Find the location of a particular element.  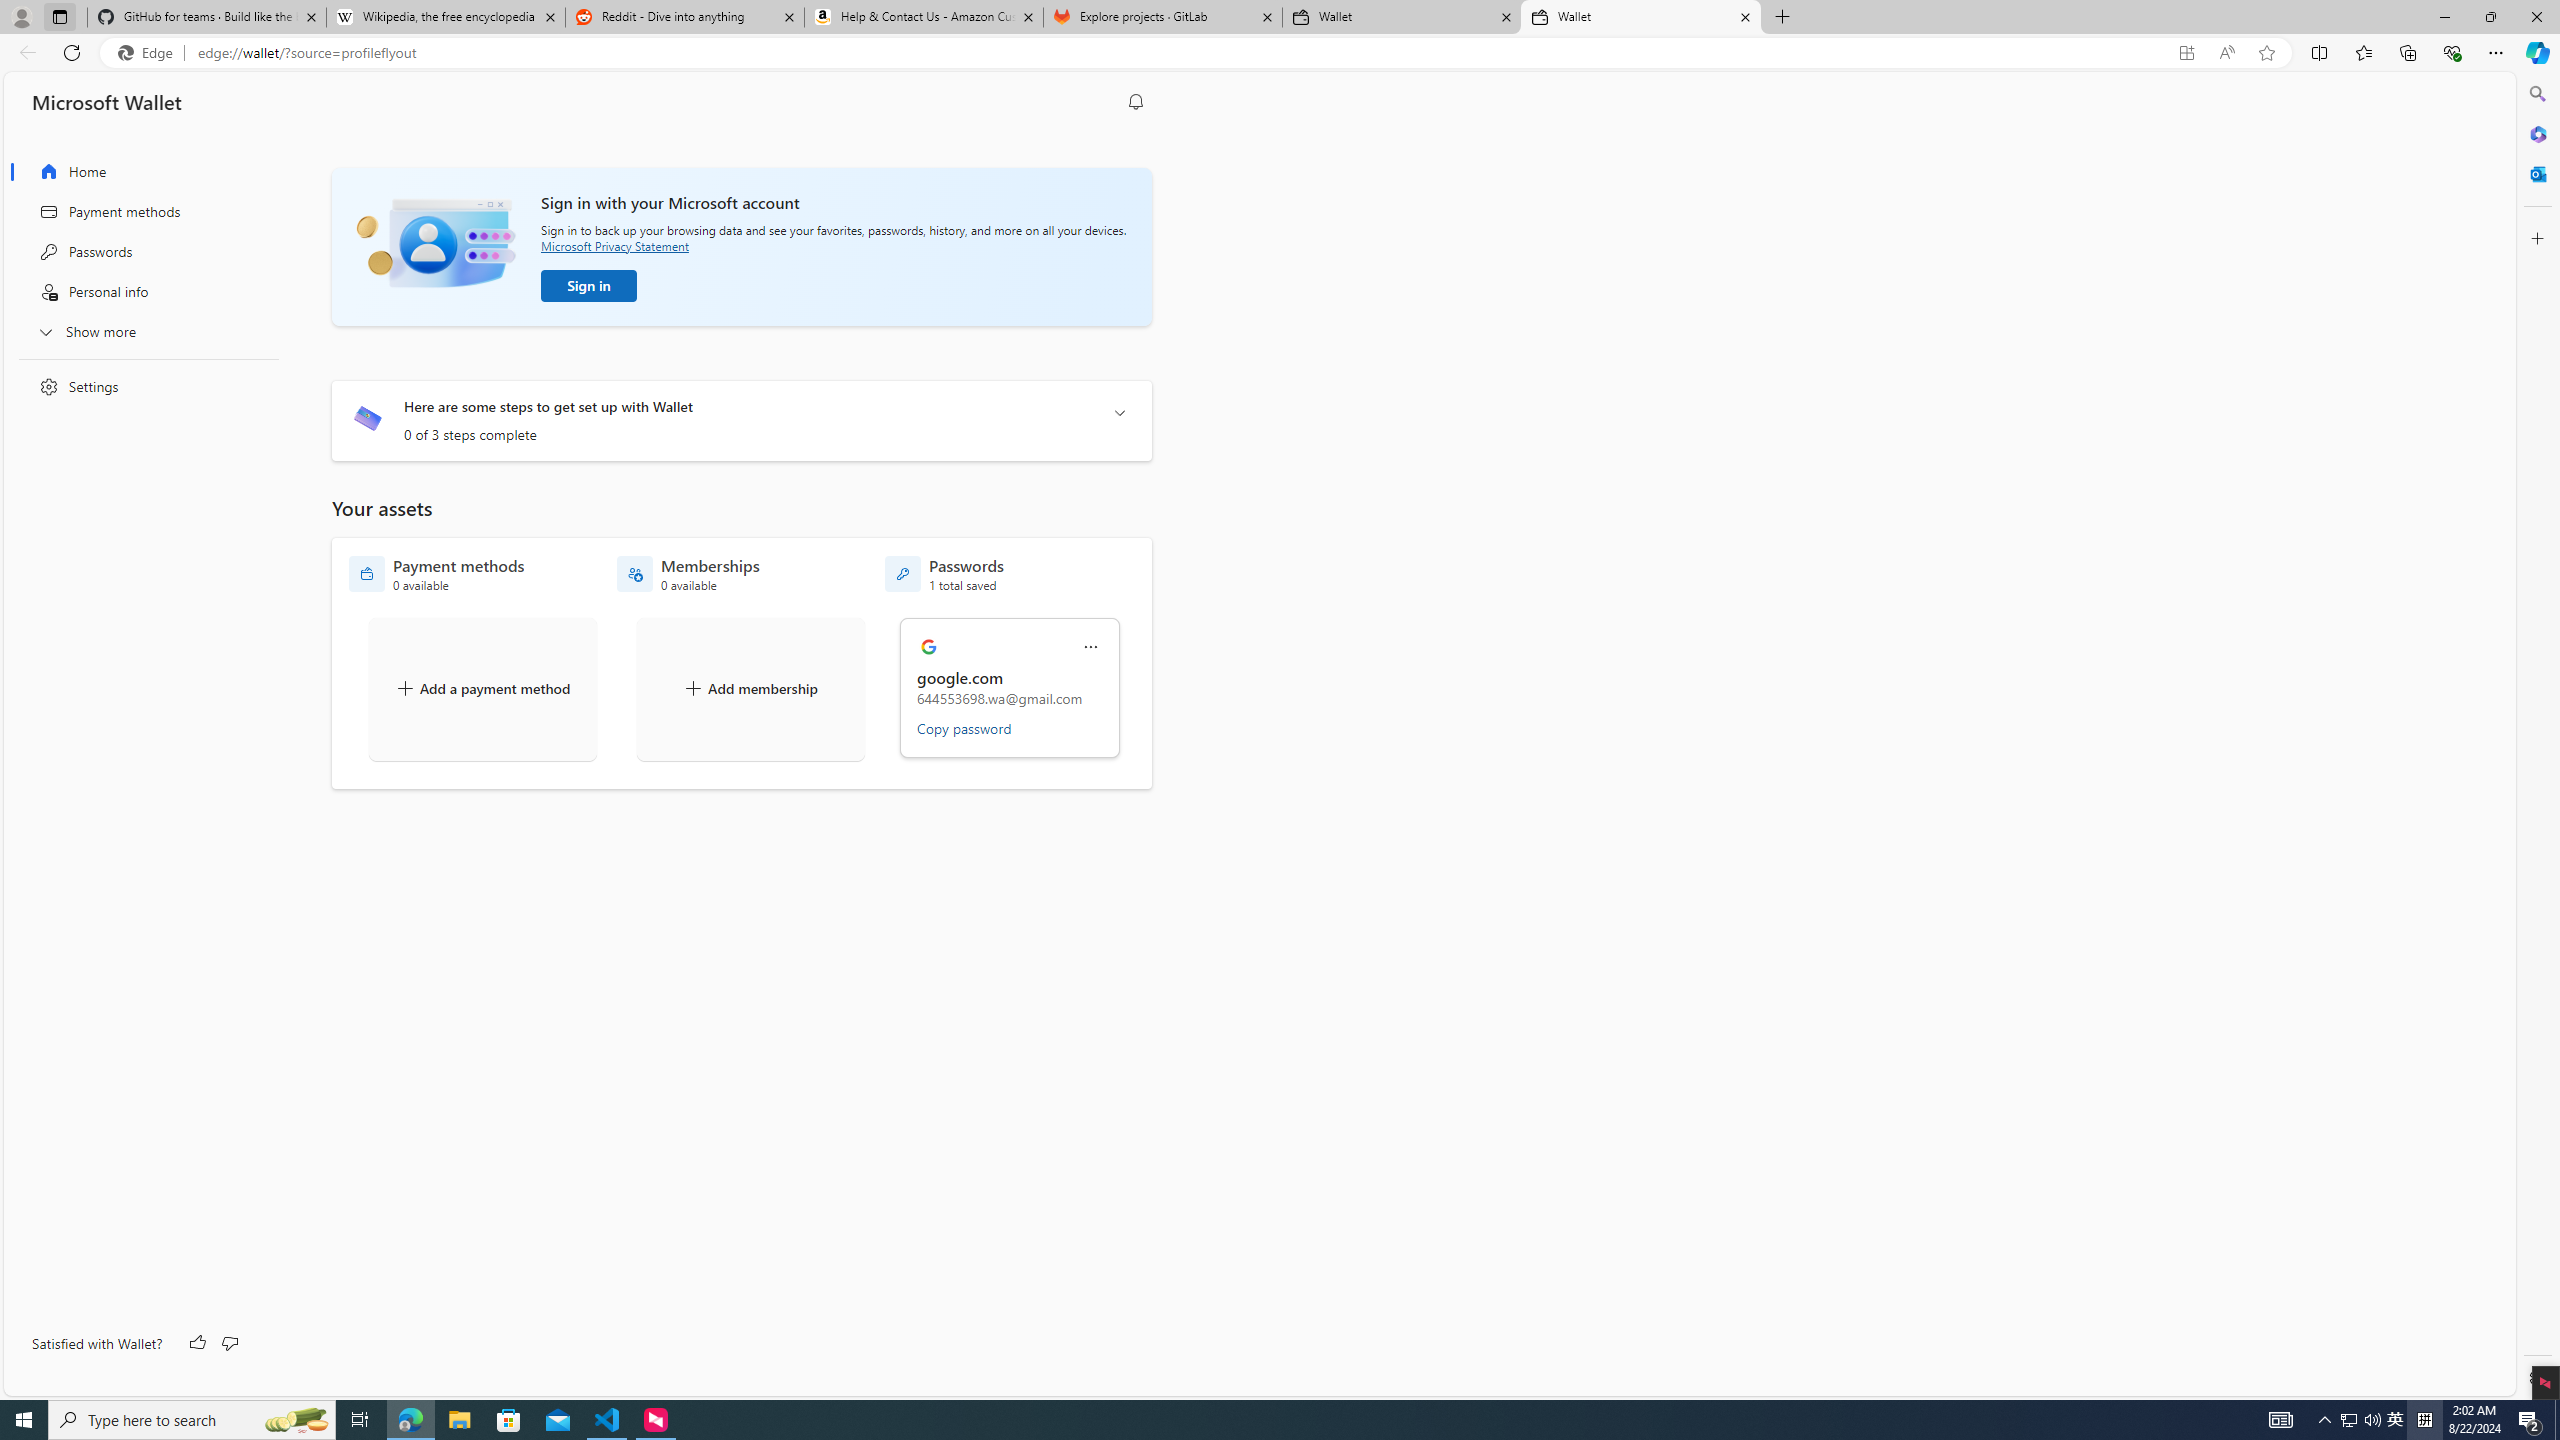

'Passwords' is located at coordinates (142, 250).